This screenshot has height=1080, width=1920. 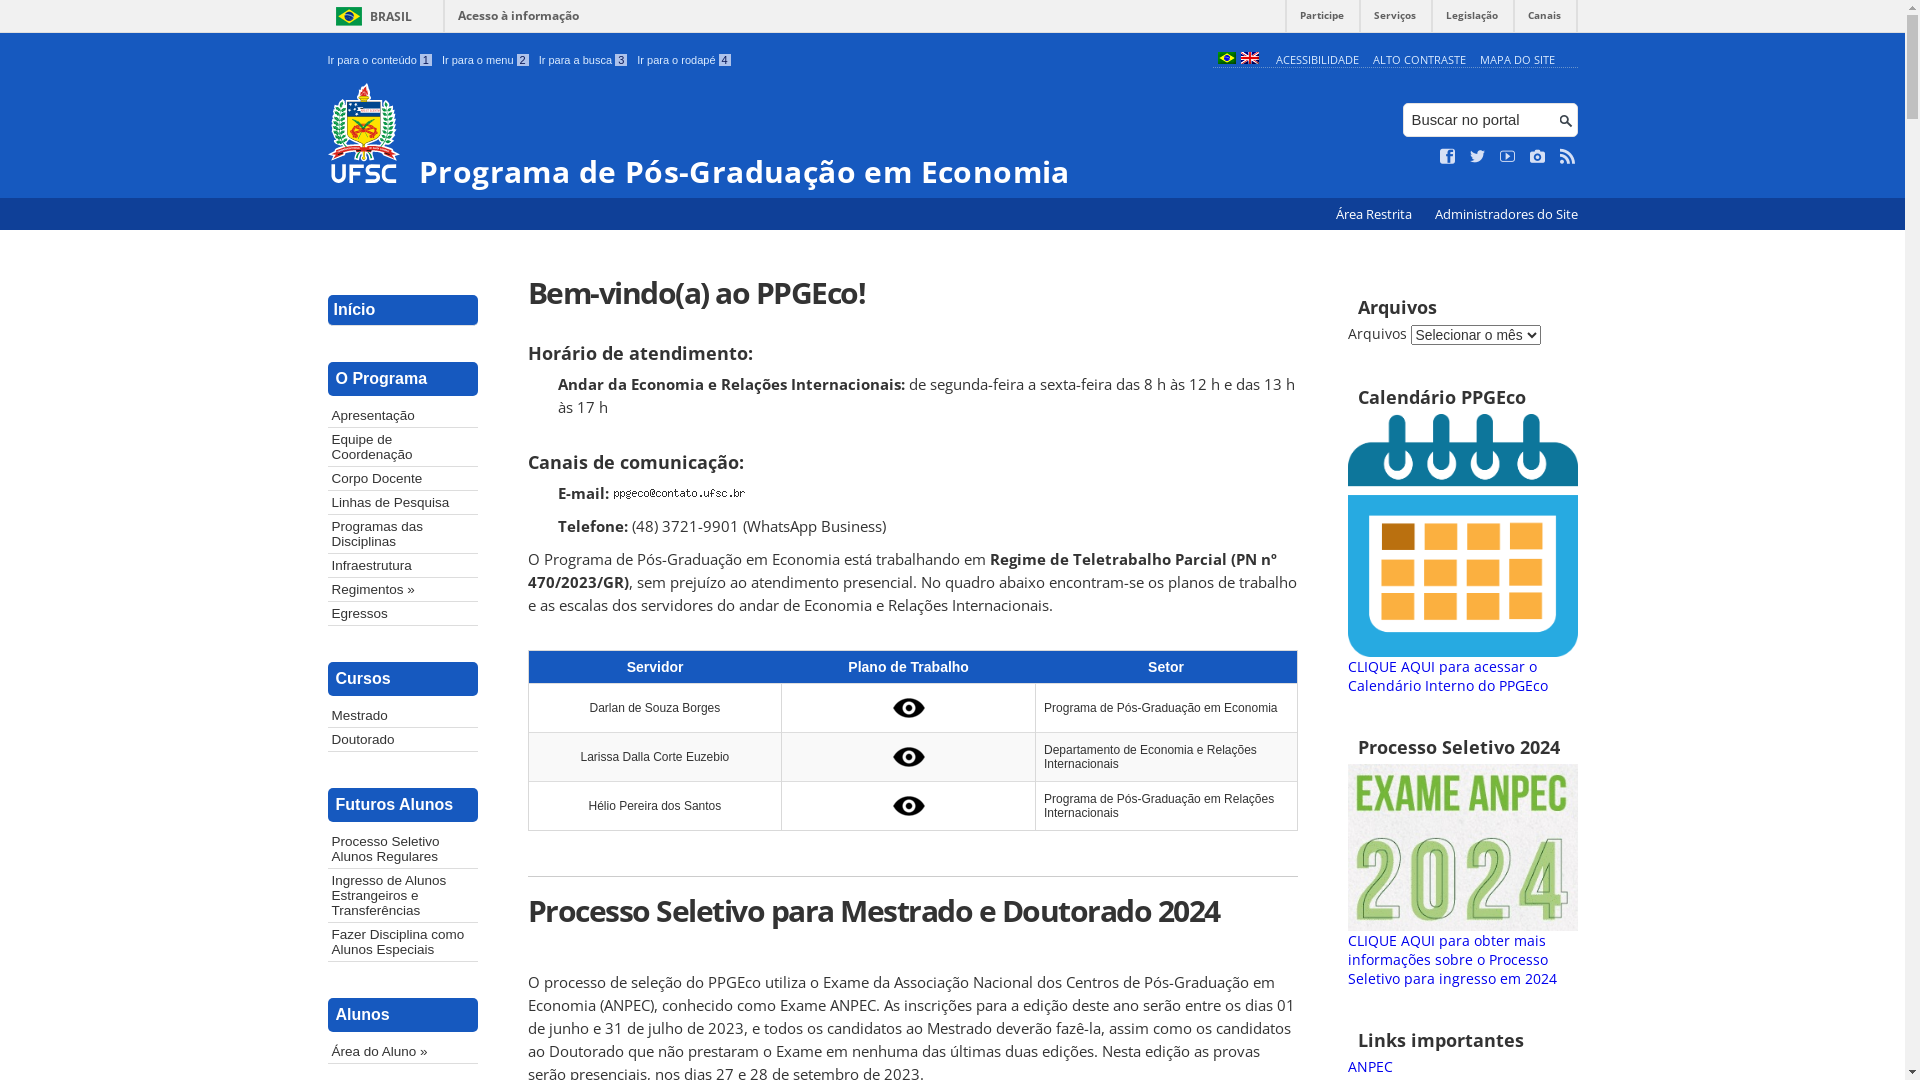 I want to click on 'Administradores do Site', so click(x=1505, y=214).